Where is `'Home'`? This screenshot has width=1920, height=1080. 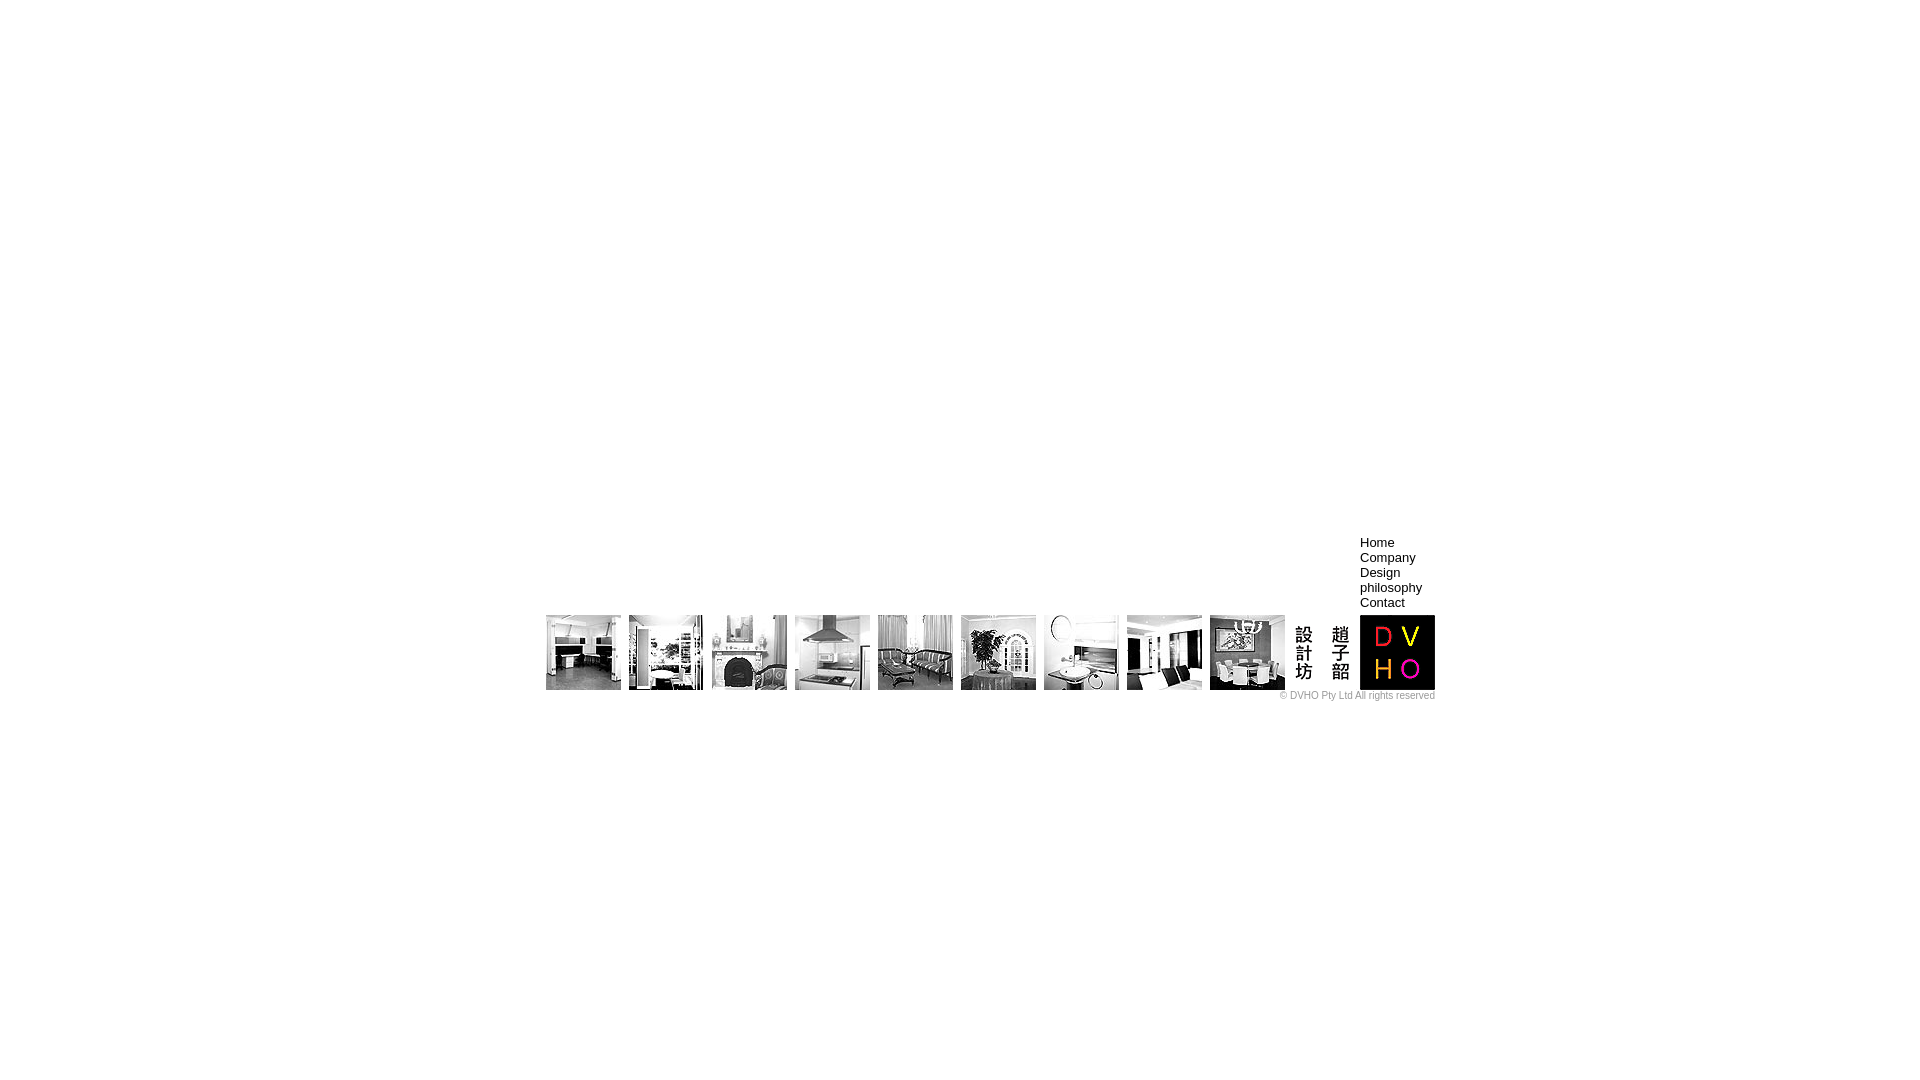 'Home' is located at coordinates (1376, 542).